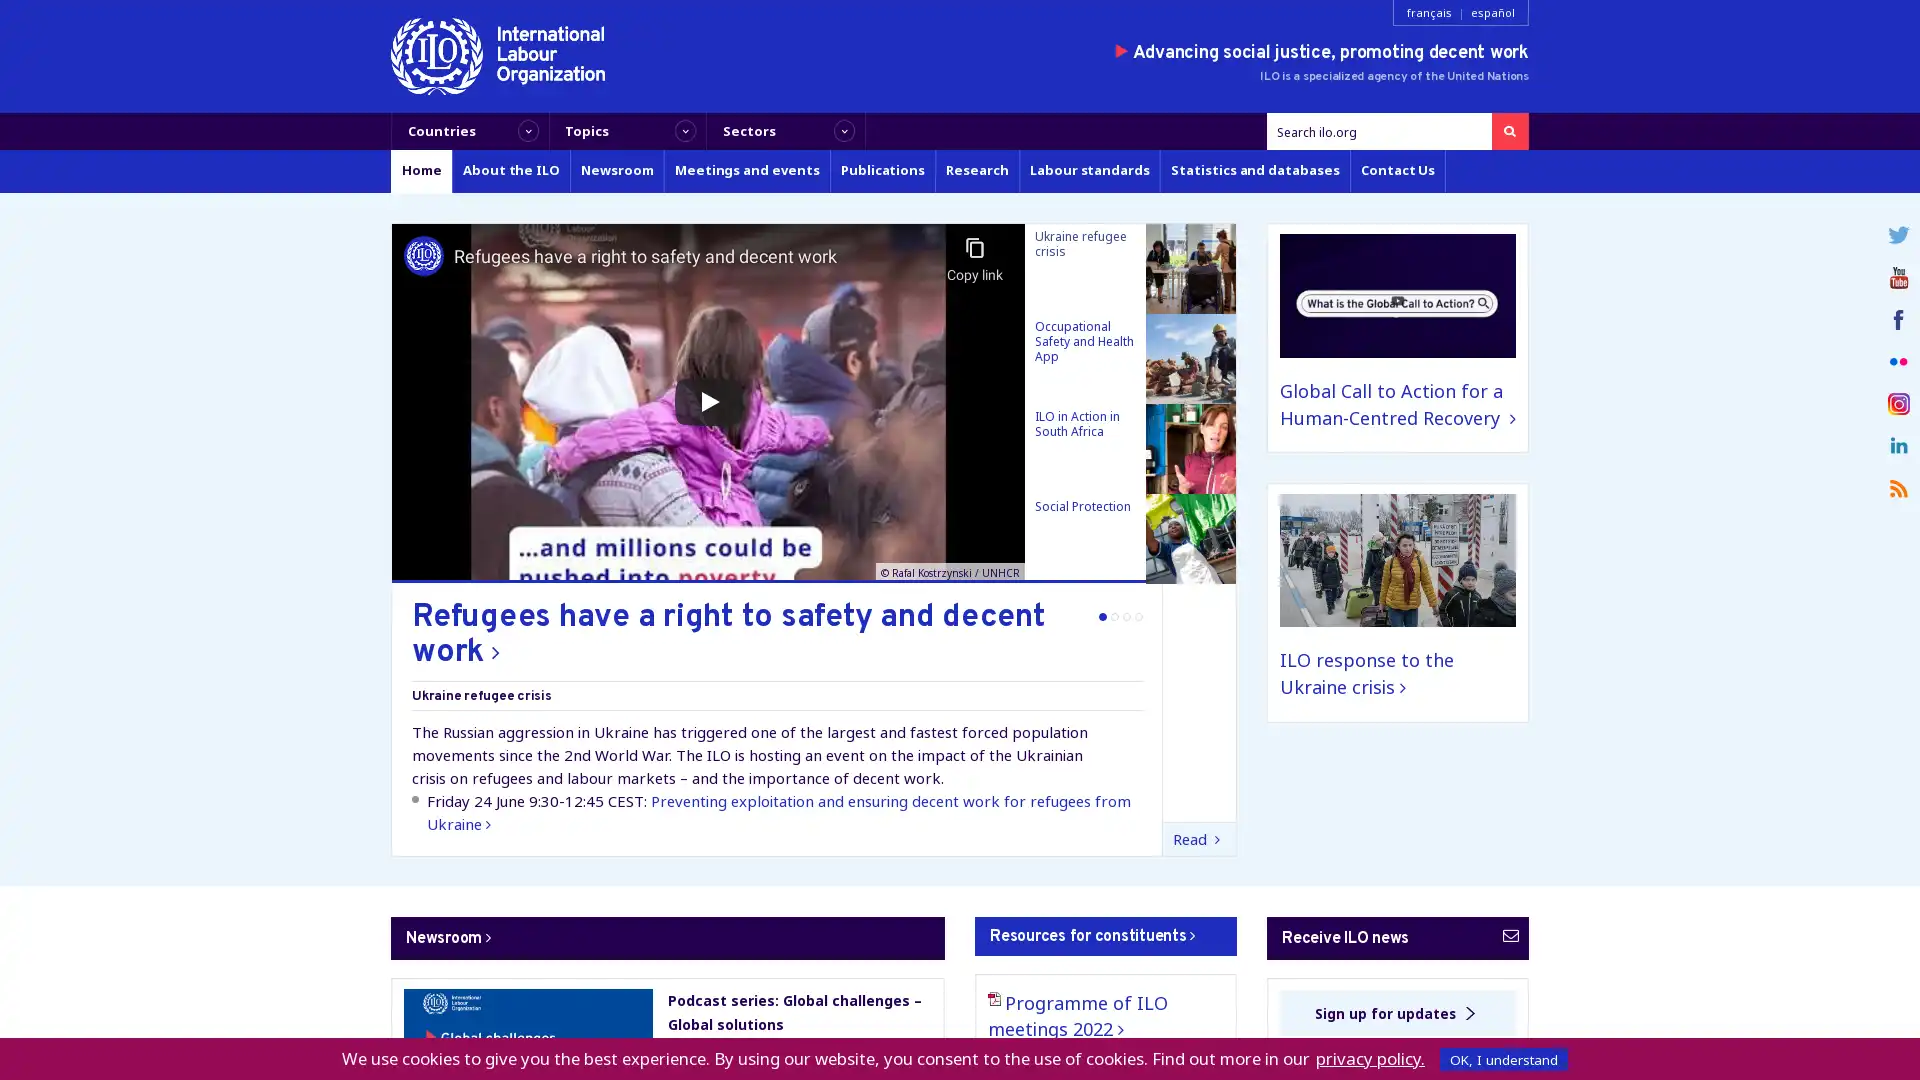 The height and width of the screenshot is (1080, 1920). What do you see at coordinates (1503, 1058) in the screenshot?
I see `OK, I understand` at bounding box center [1503, 1058].